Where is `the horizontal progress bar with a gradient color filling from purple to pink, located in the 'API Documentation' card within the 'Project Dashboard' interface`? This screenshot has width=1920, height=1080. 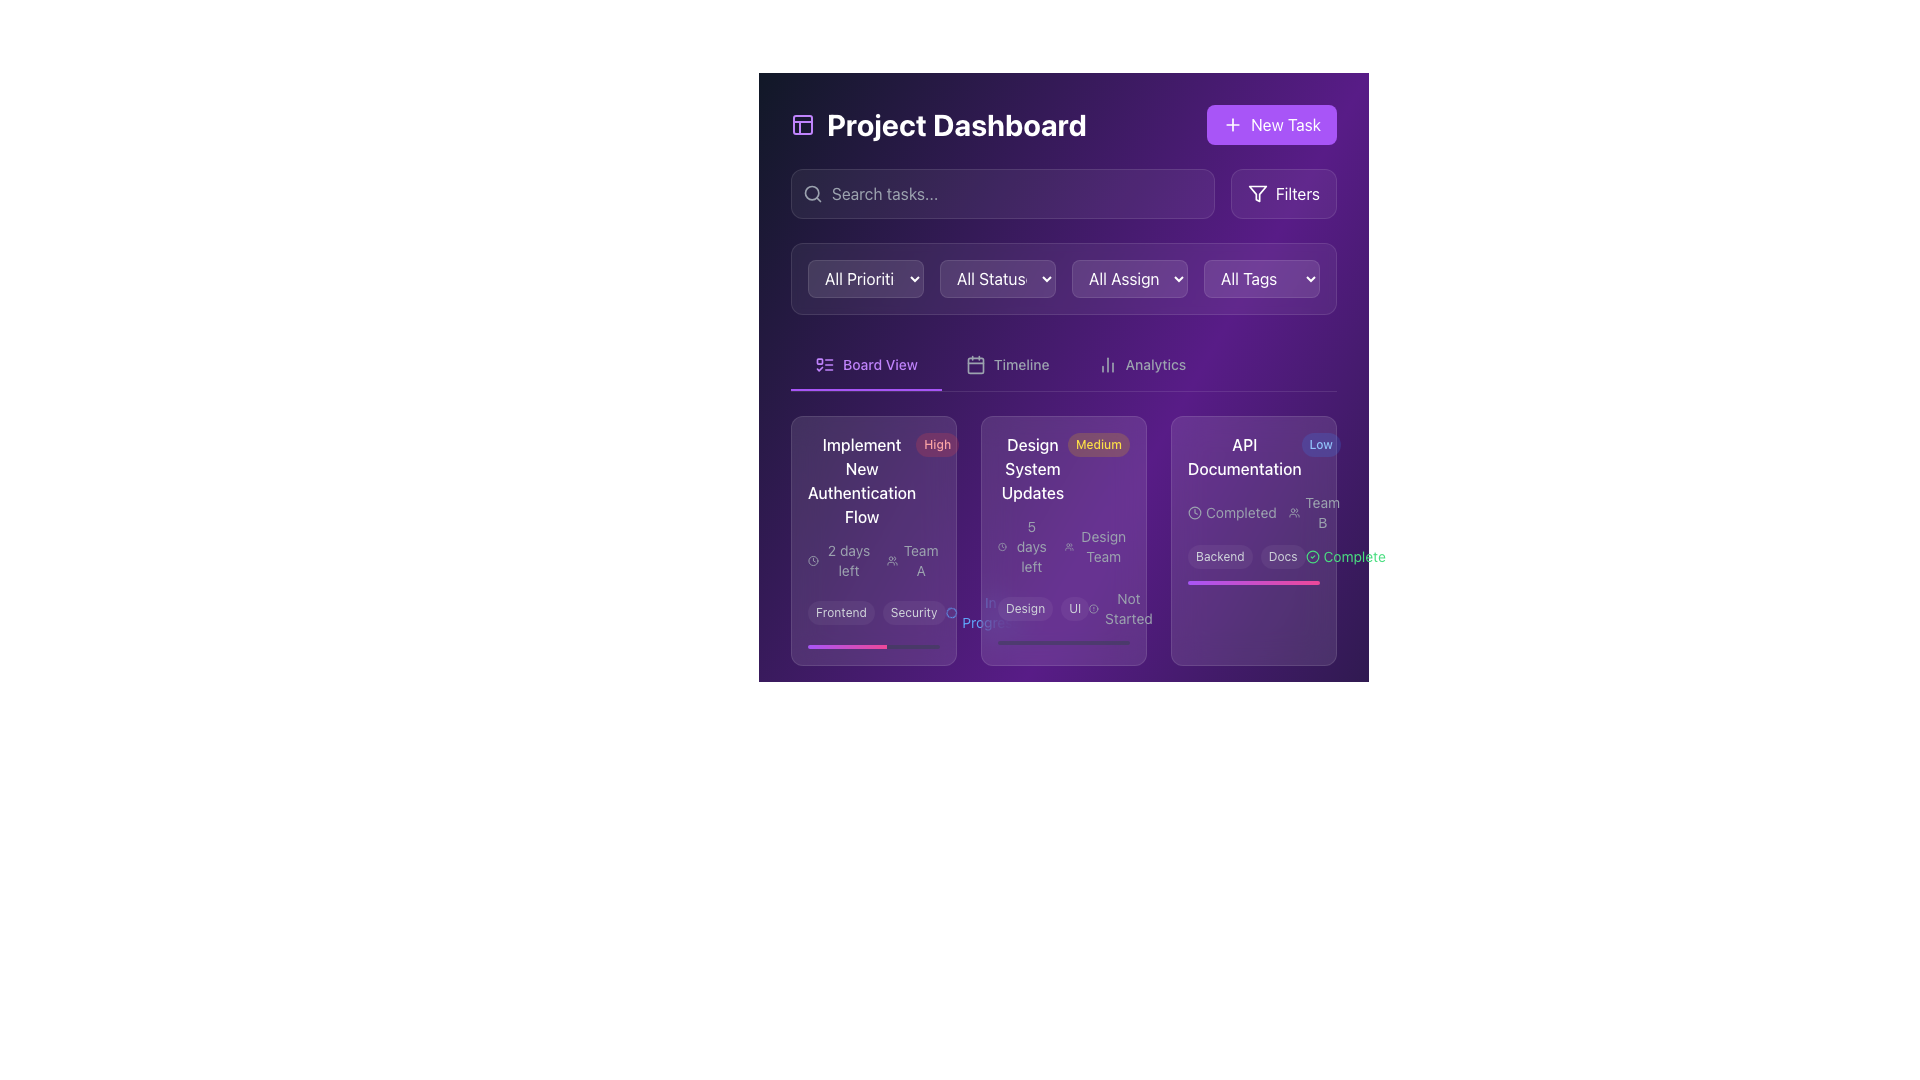 the horizontal progress bar with a gradient color filling from purple to pink, located in the 'API Documentation' card within the 'Project Dashboard' interface is located at coordinates (1252, 582).